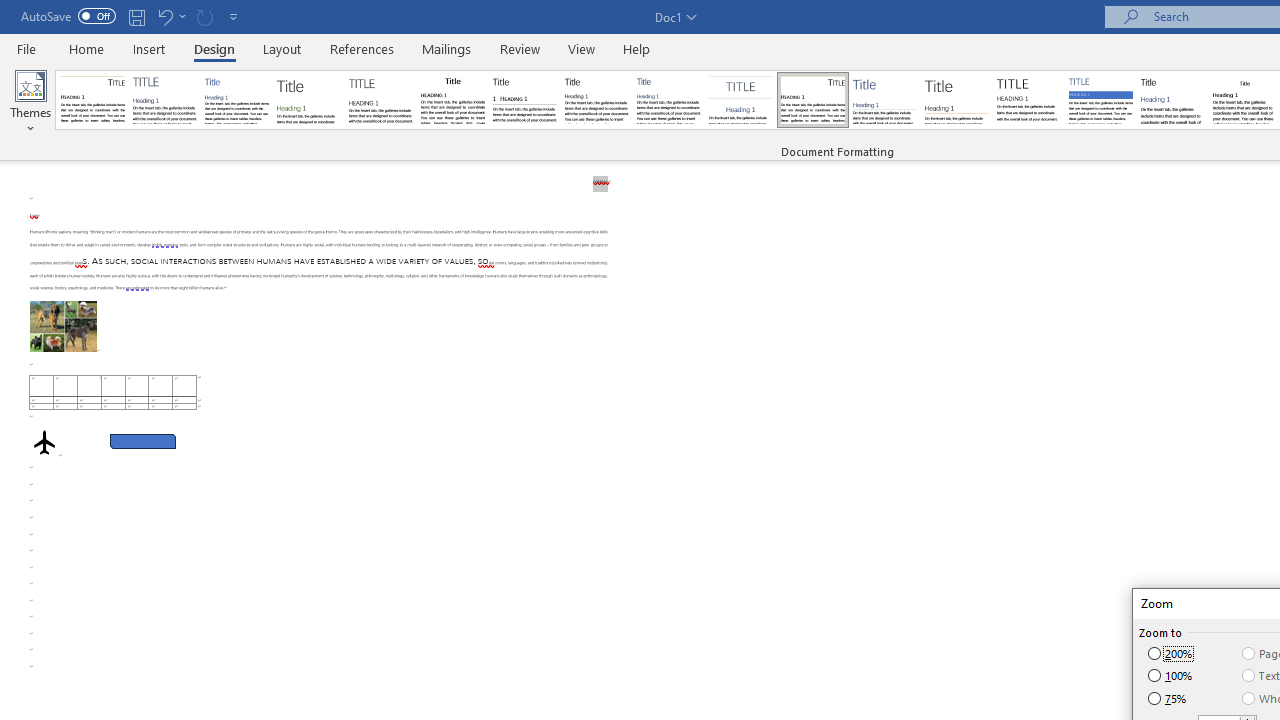 The height and width of the screenshot is (720, 1280). What do you see at coordinates (308, 100) in the screenshot?
I see `'Basic (Stylish)'` at bounding box center [308, 100].